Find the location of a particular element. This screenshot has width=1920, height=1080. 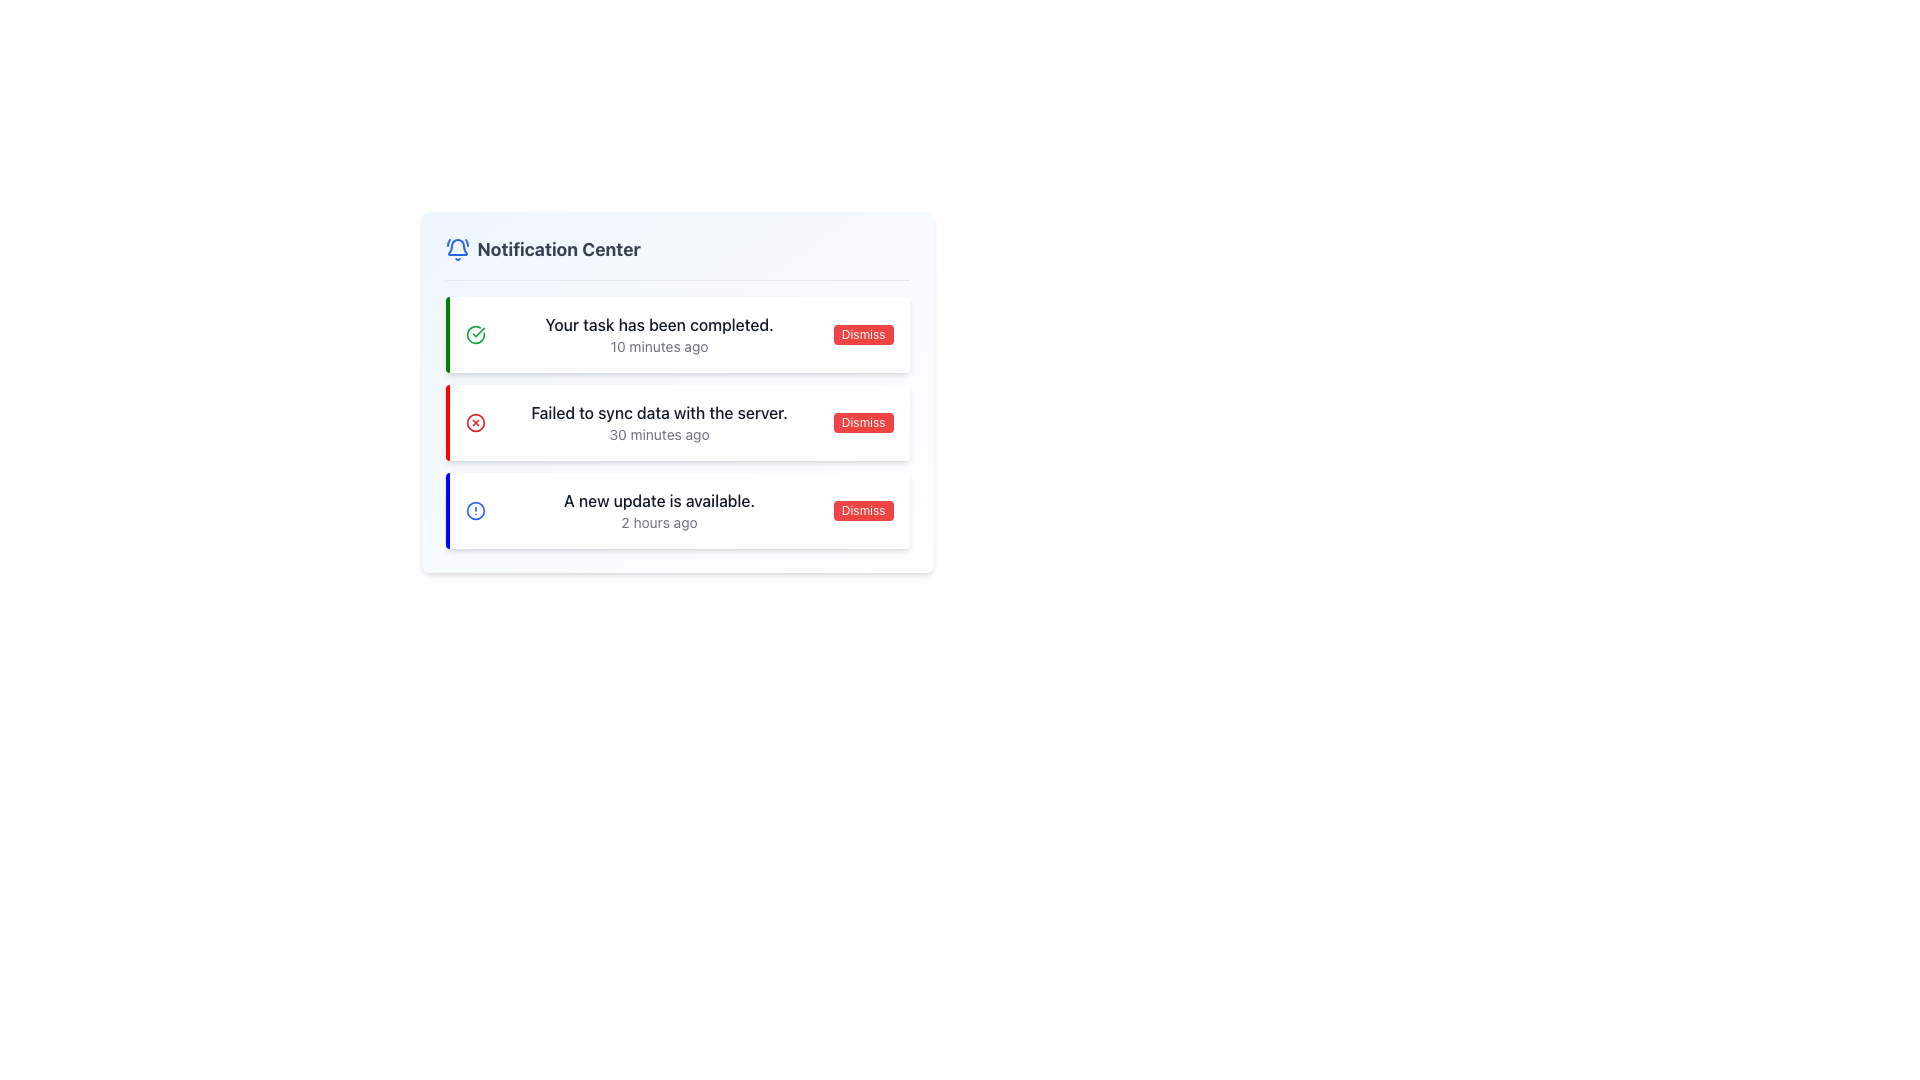

notification message displayed in the alert-styled text block indicating a failed synchronization event is located at coordinates (659, 422).